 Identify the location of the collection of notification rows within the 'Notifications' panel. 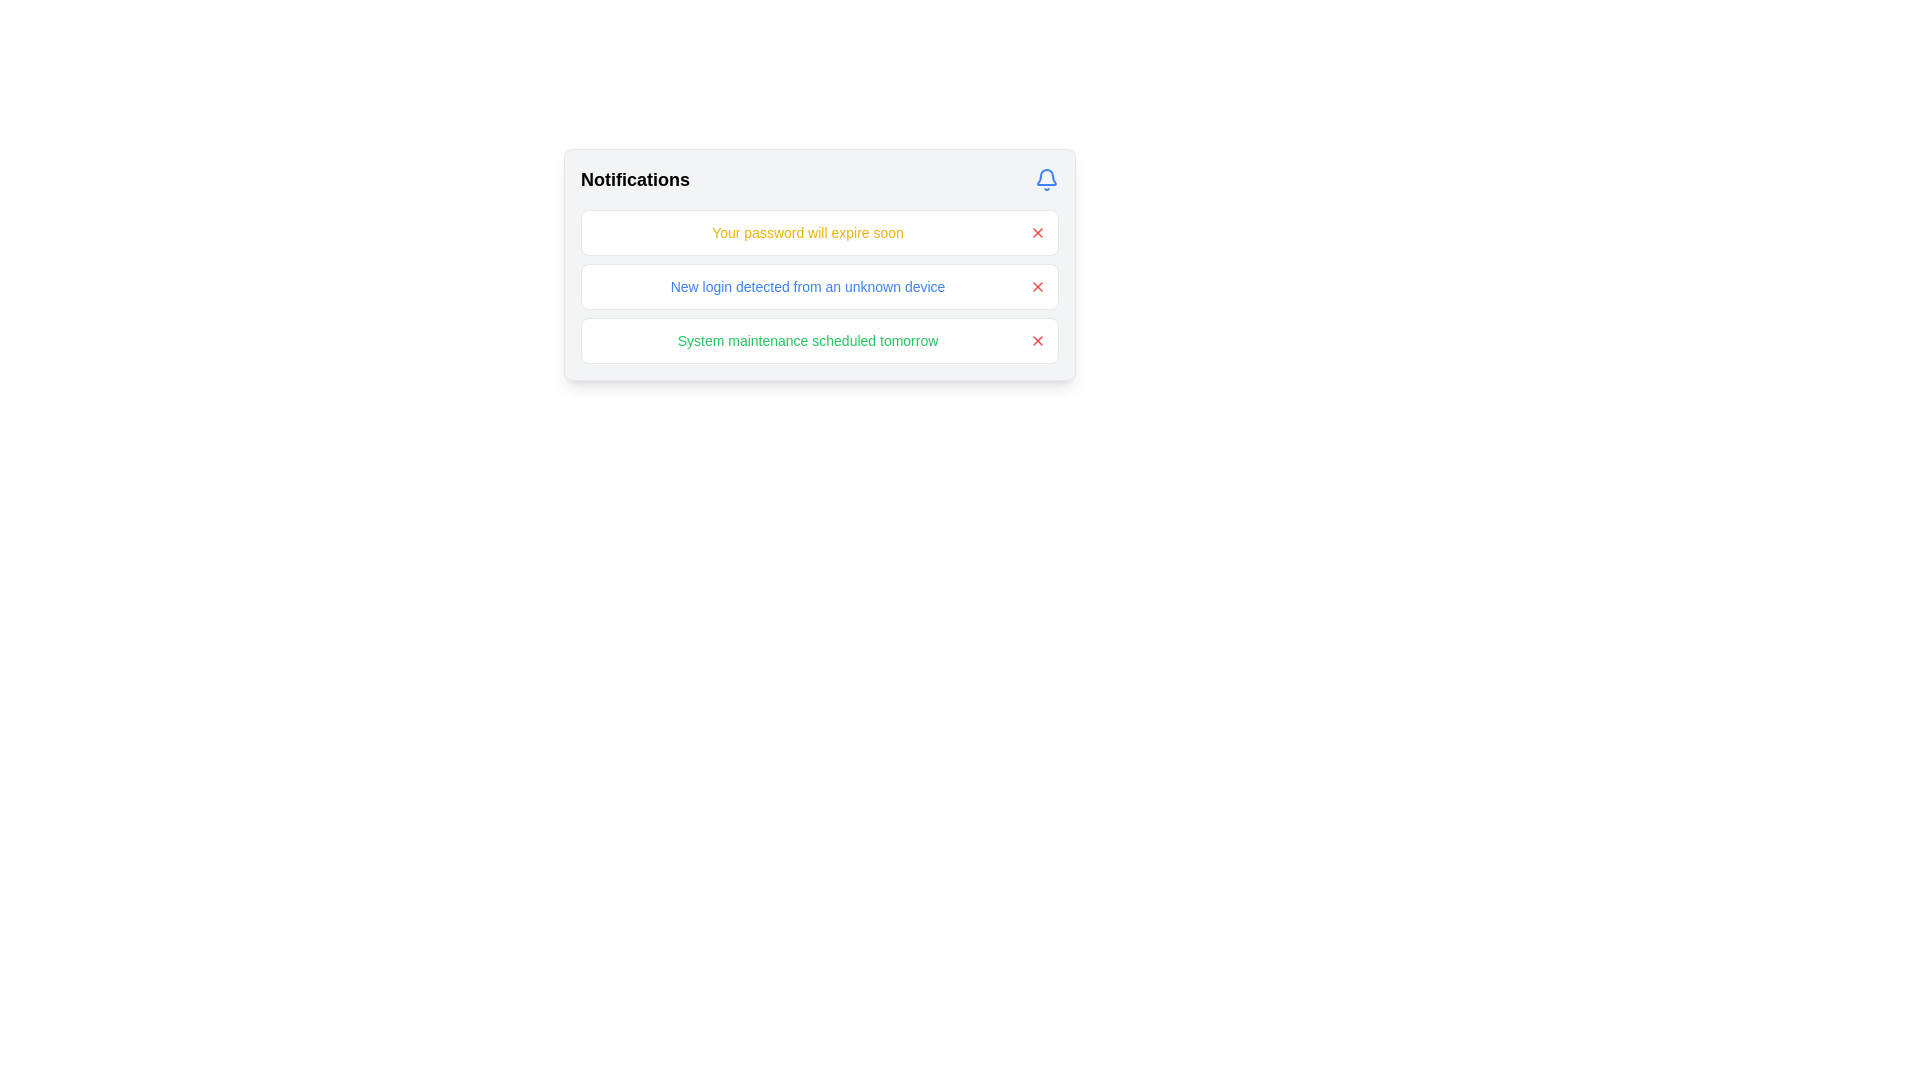
(820, 286).